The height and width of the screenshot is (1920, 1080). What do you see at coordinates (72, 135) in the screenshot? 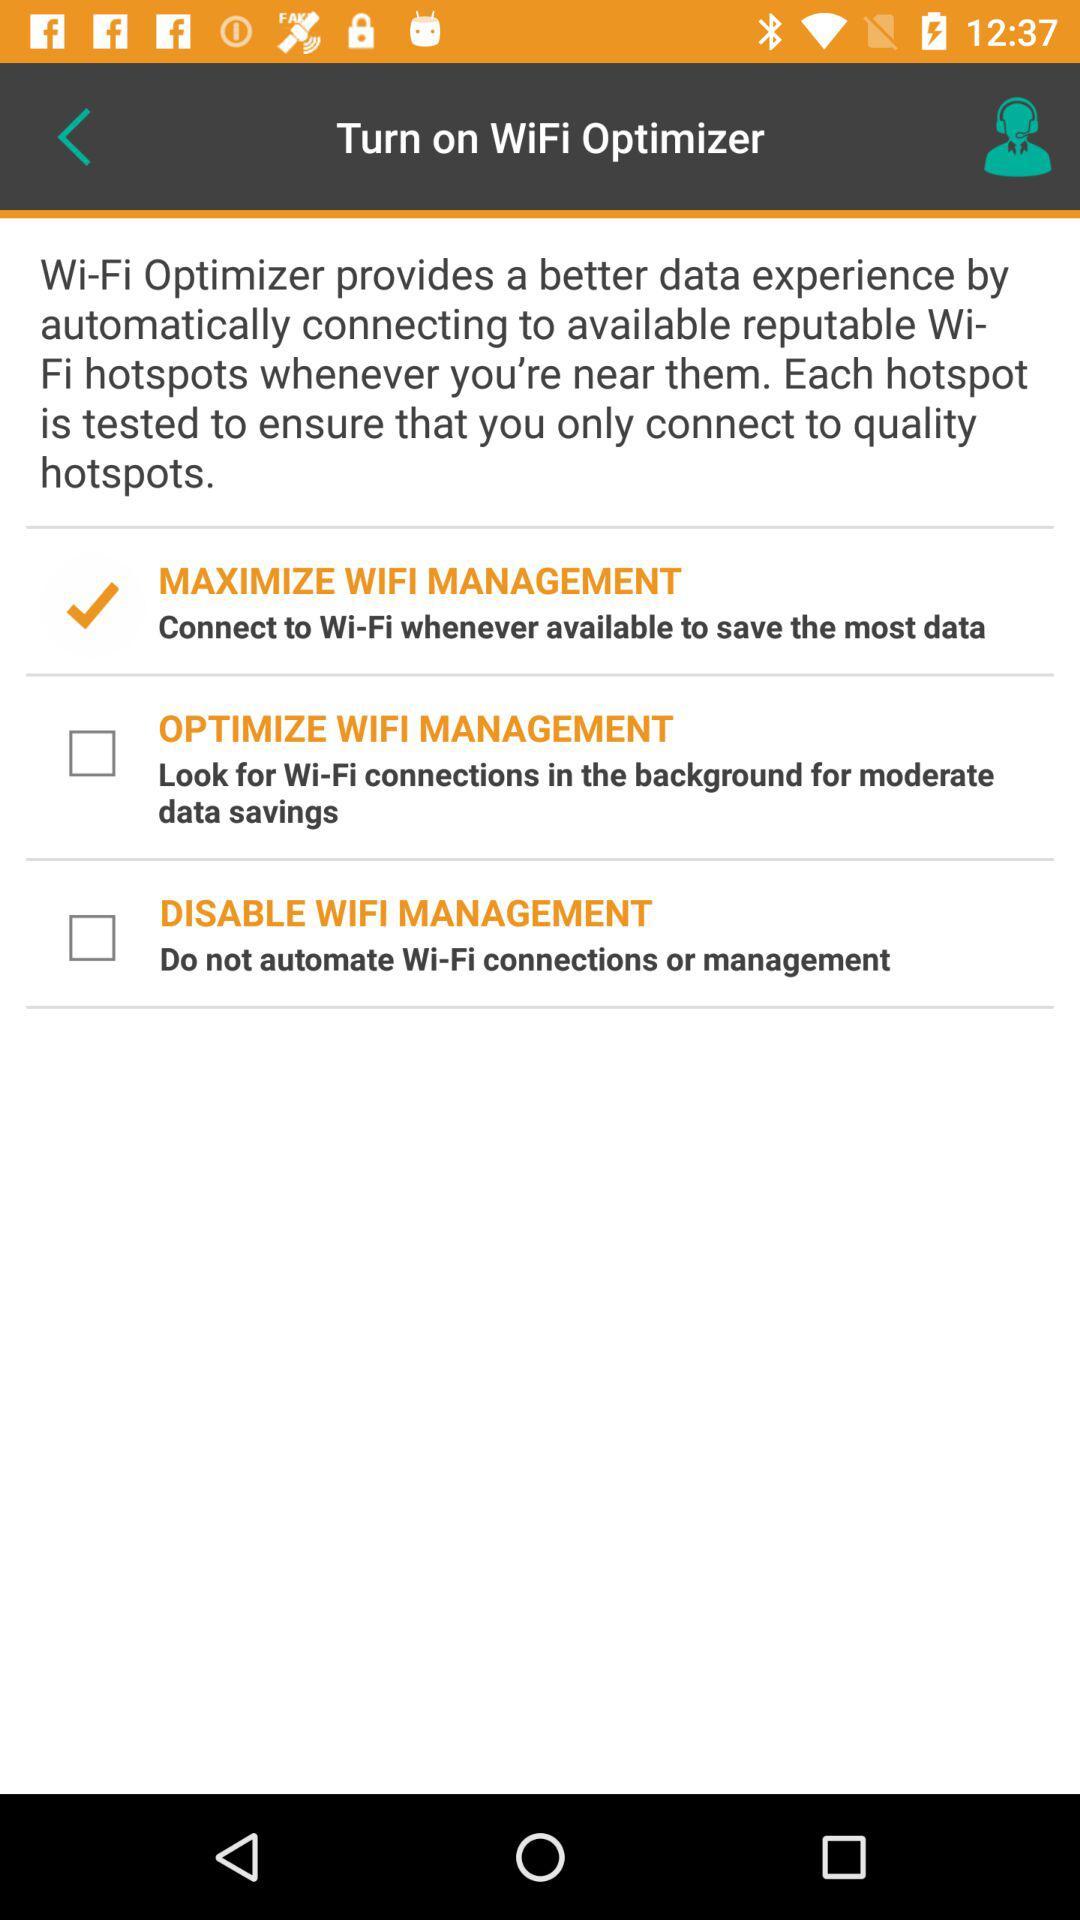
I see `the item to the left of turn on wifi` at bounding box center [72, 135].